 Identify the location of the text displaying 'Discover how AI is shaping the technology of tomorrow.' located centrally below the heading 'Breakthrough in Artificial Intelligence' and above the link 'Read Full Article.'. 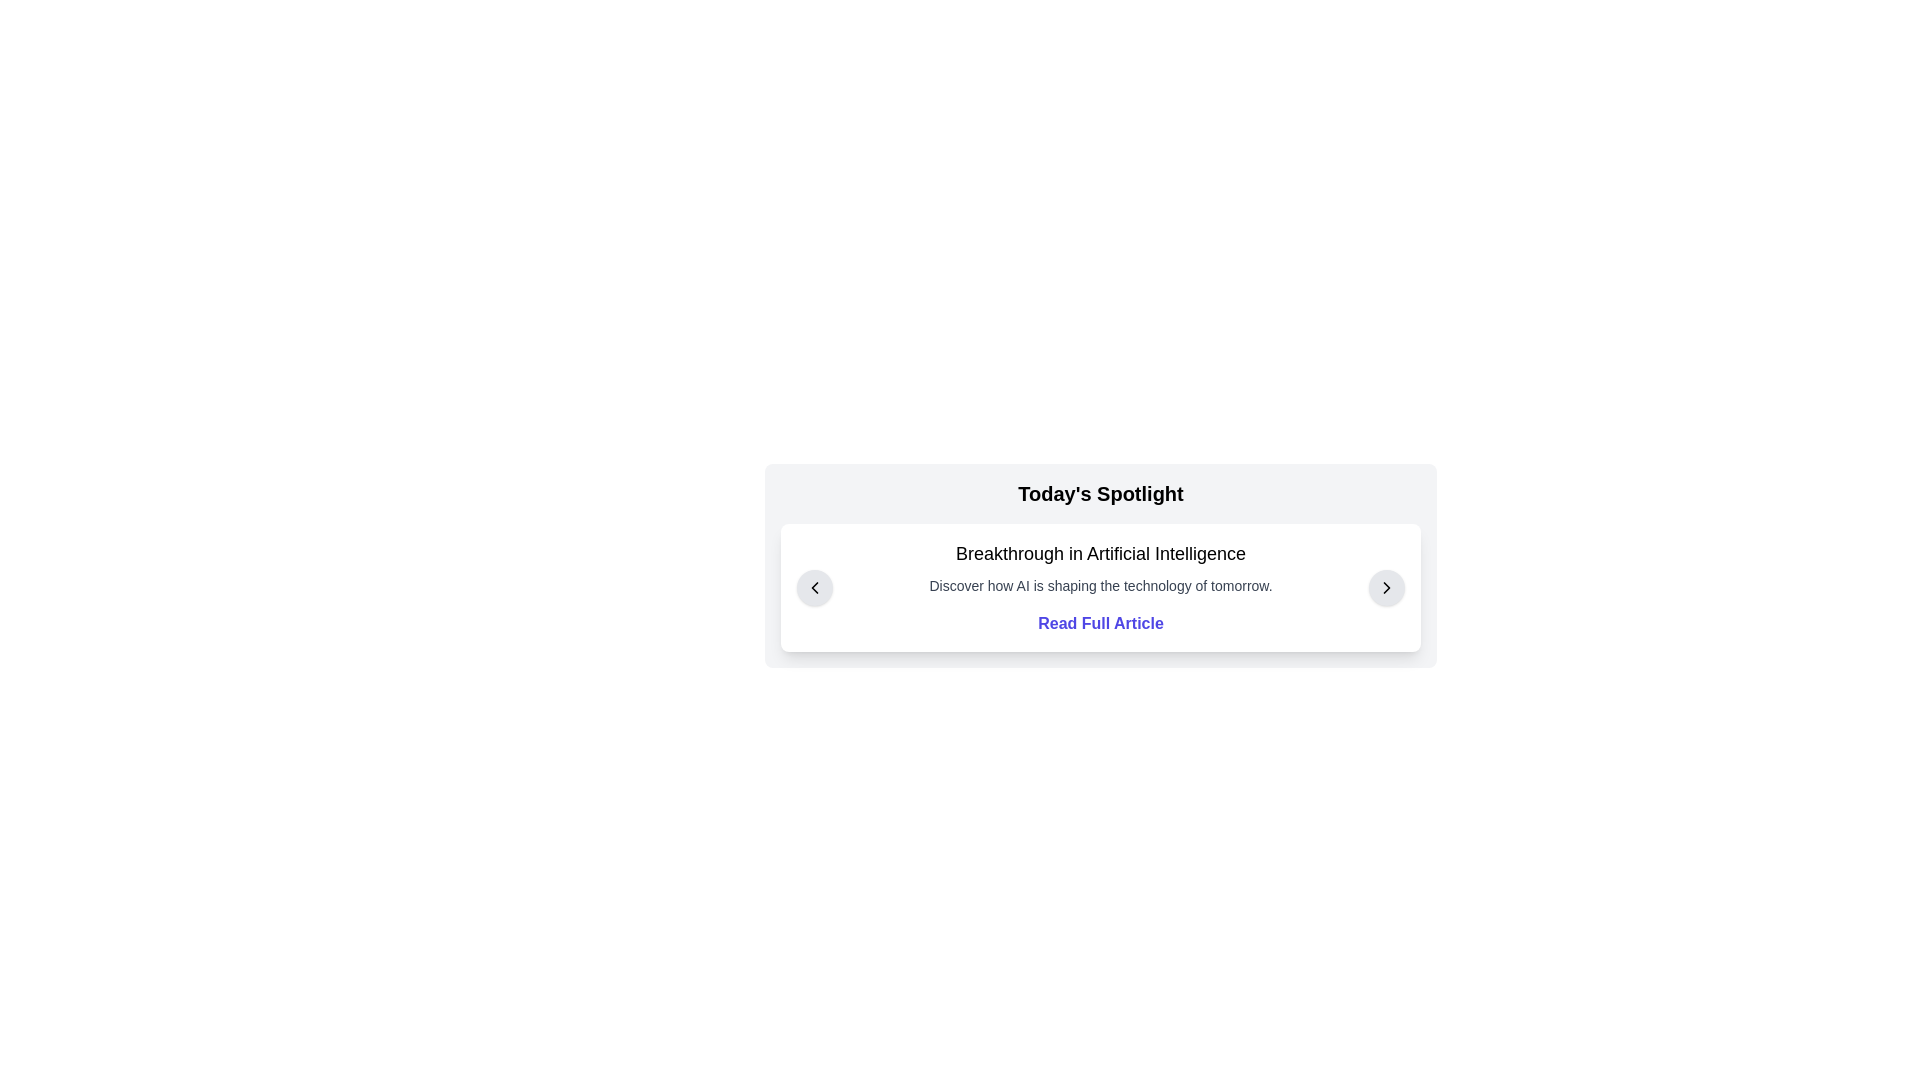
(1099, 585).